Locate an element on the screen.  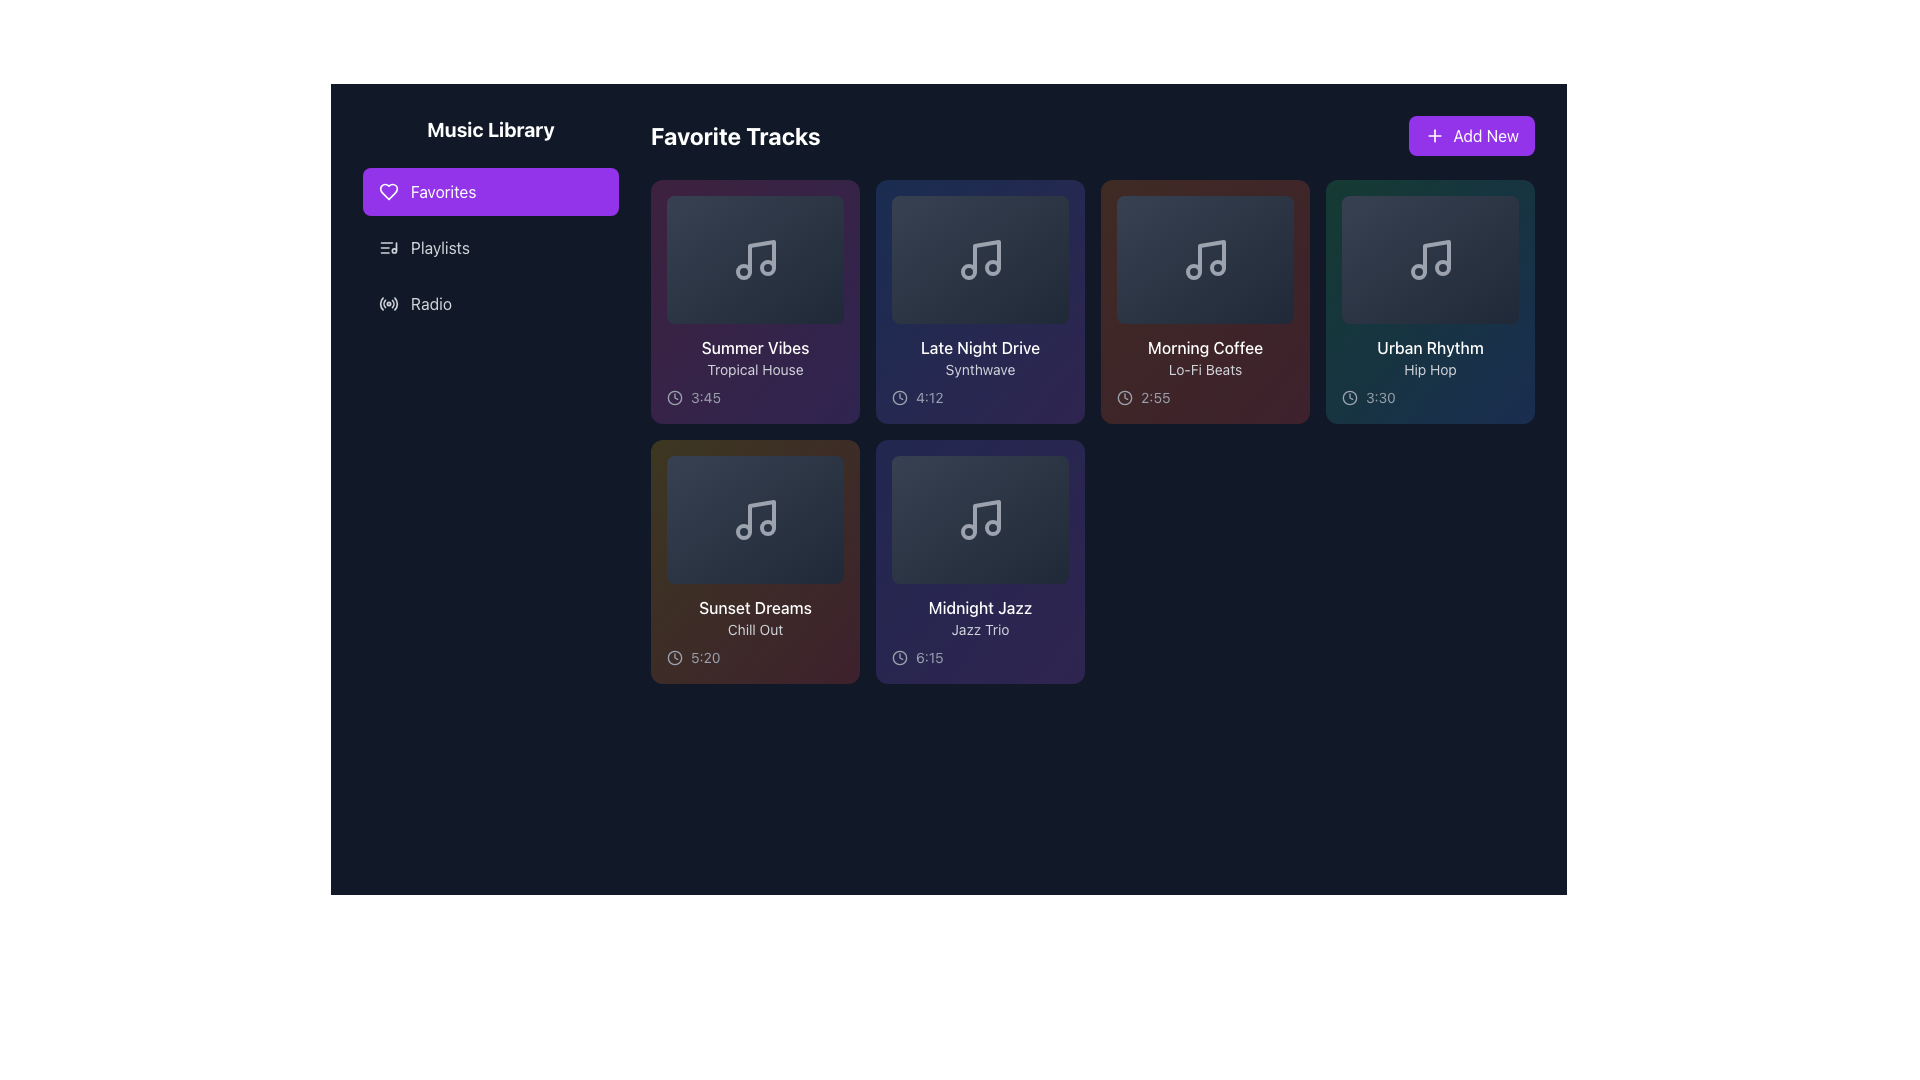
the interactive card for the music track 'Sunset Dreams' is located at coordinates (754, 562).